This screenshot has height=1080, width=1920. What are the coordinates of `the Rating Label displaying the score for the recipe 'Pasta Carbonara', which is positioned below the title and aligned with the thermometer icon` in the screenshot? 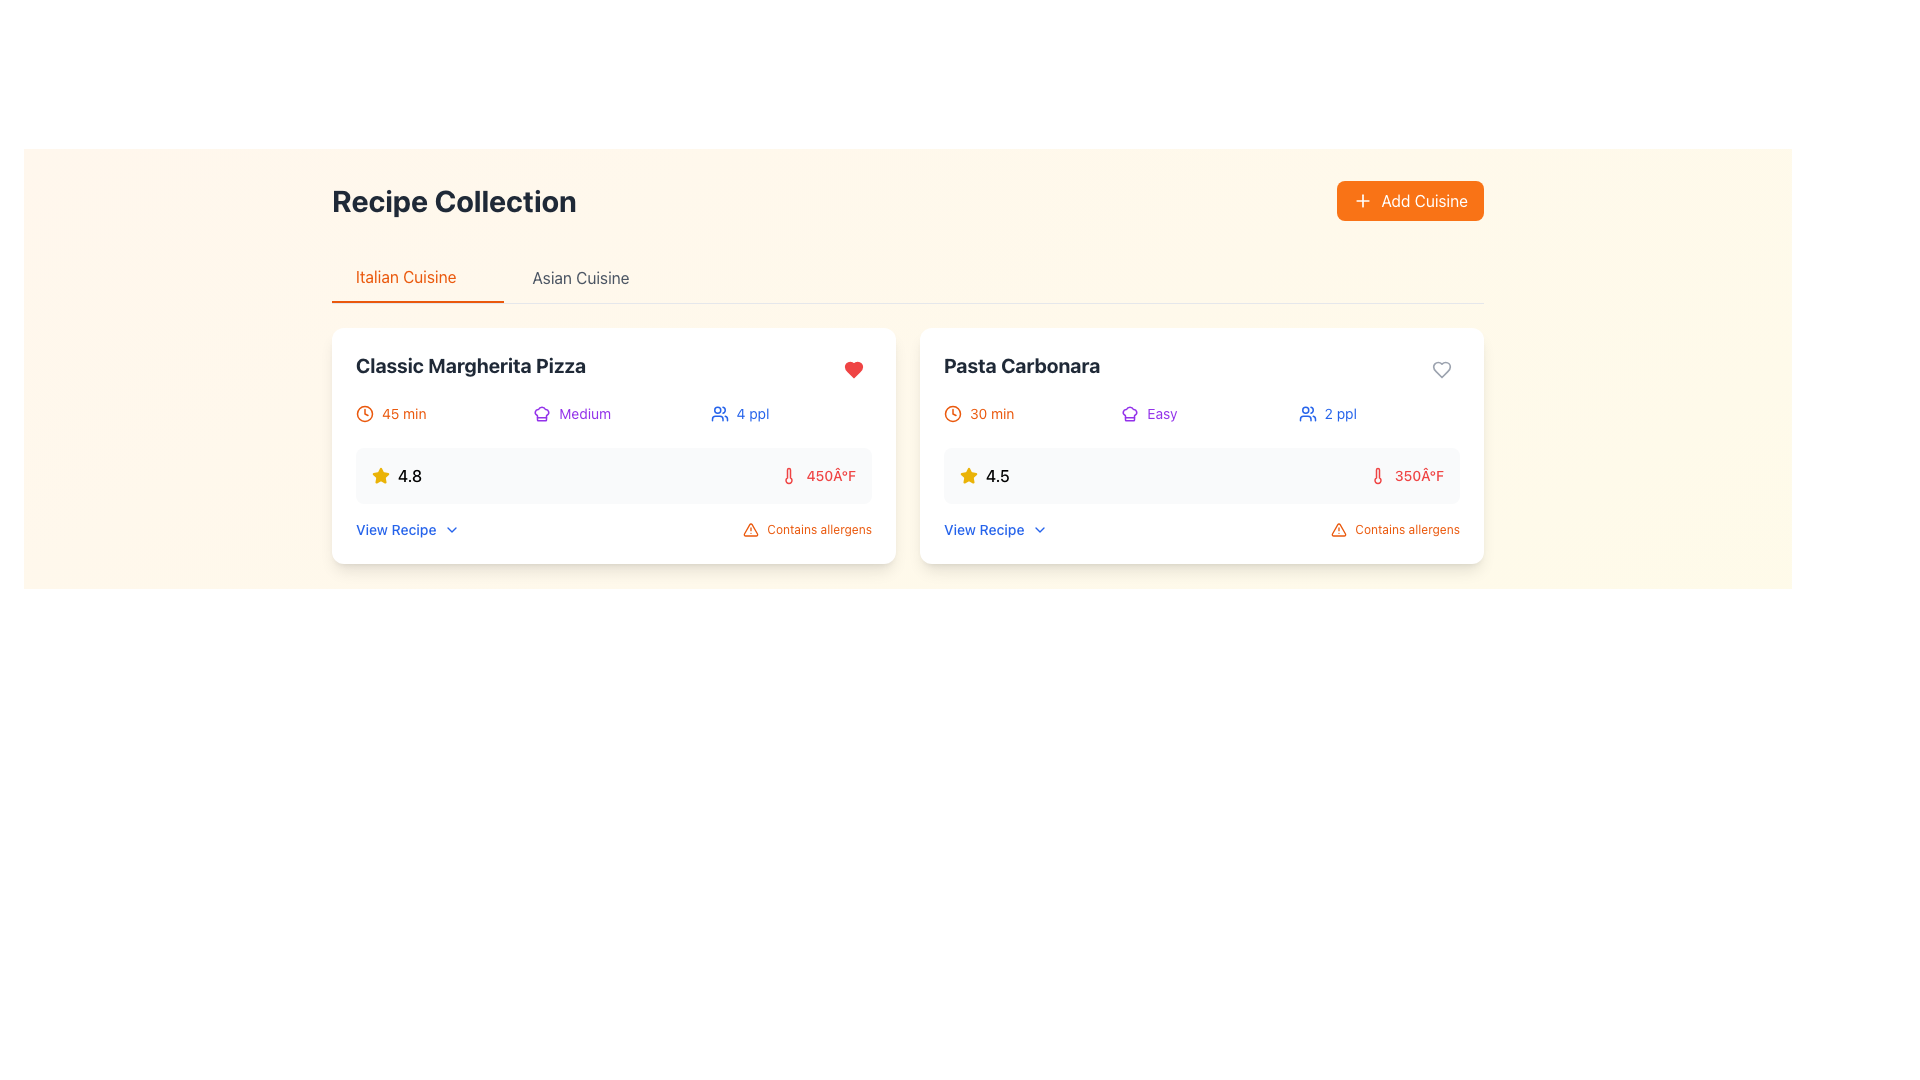 It's located at (984, 475).